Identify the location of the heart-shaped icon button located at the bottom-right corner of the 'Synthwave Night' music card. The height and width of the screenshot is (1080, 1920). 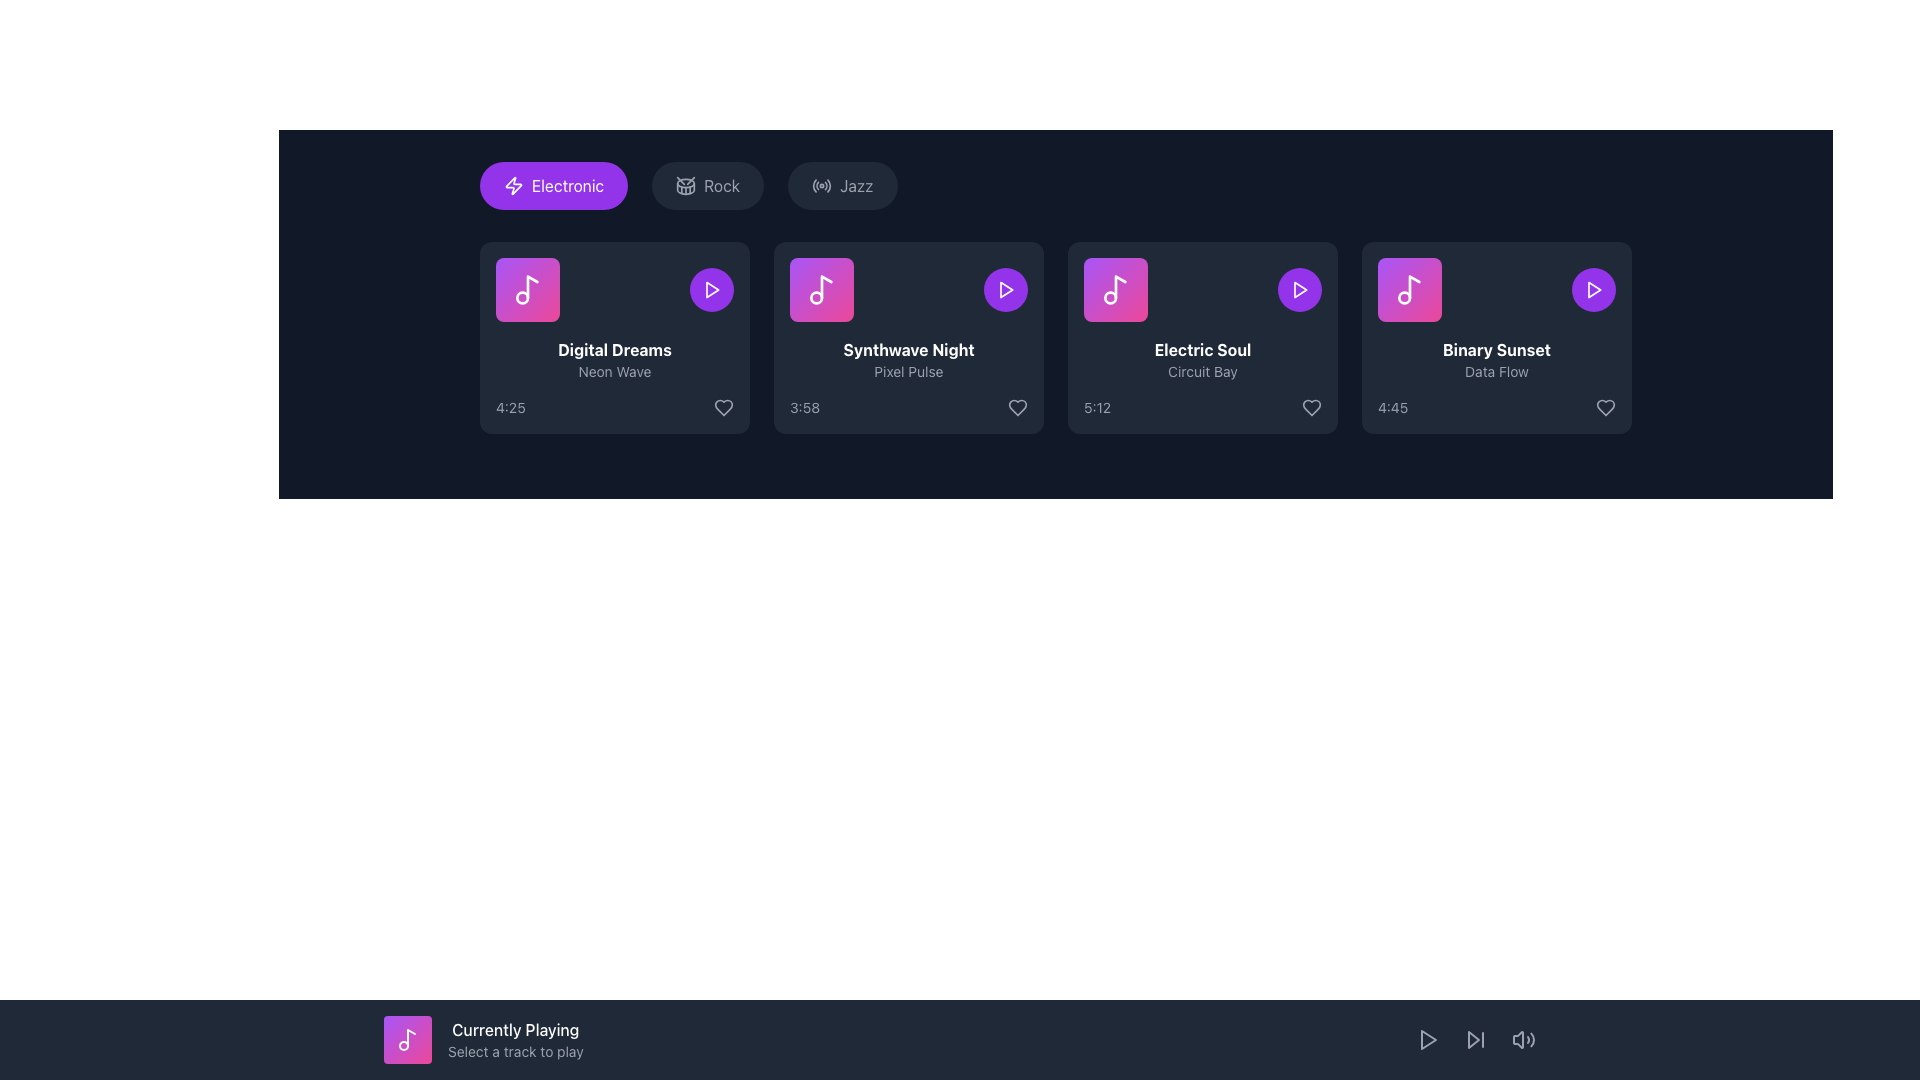
(1017, 407).